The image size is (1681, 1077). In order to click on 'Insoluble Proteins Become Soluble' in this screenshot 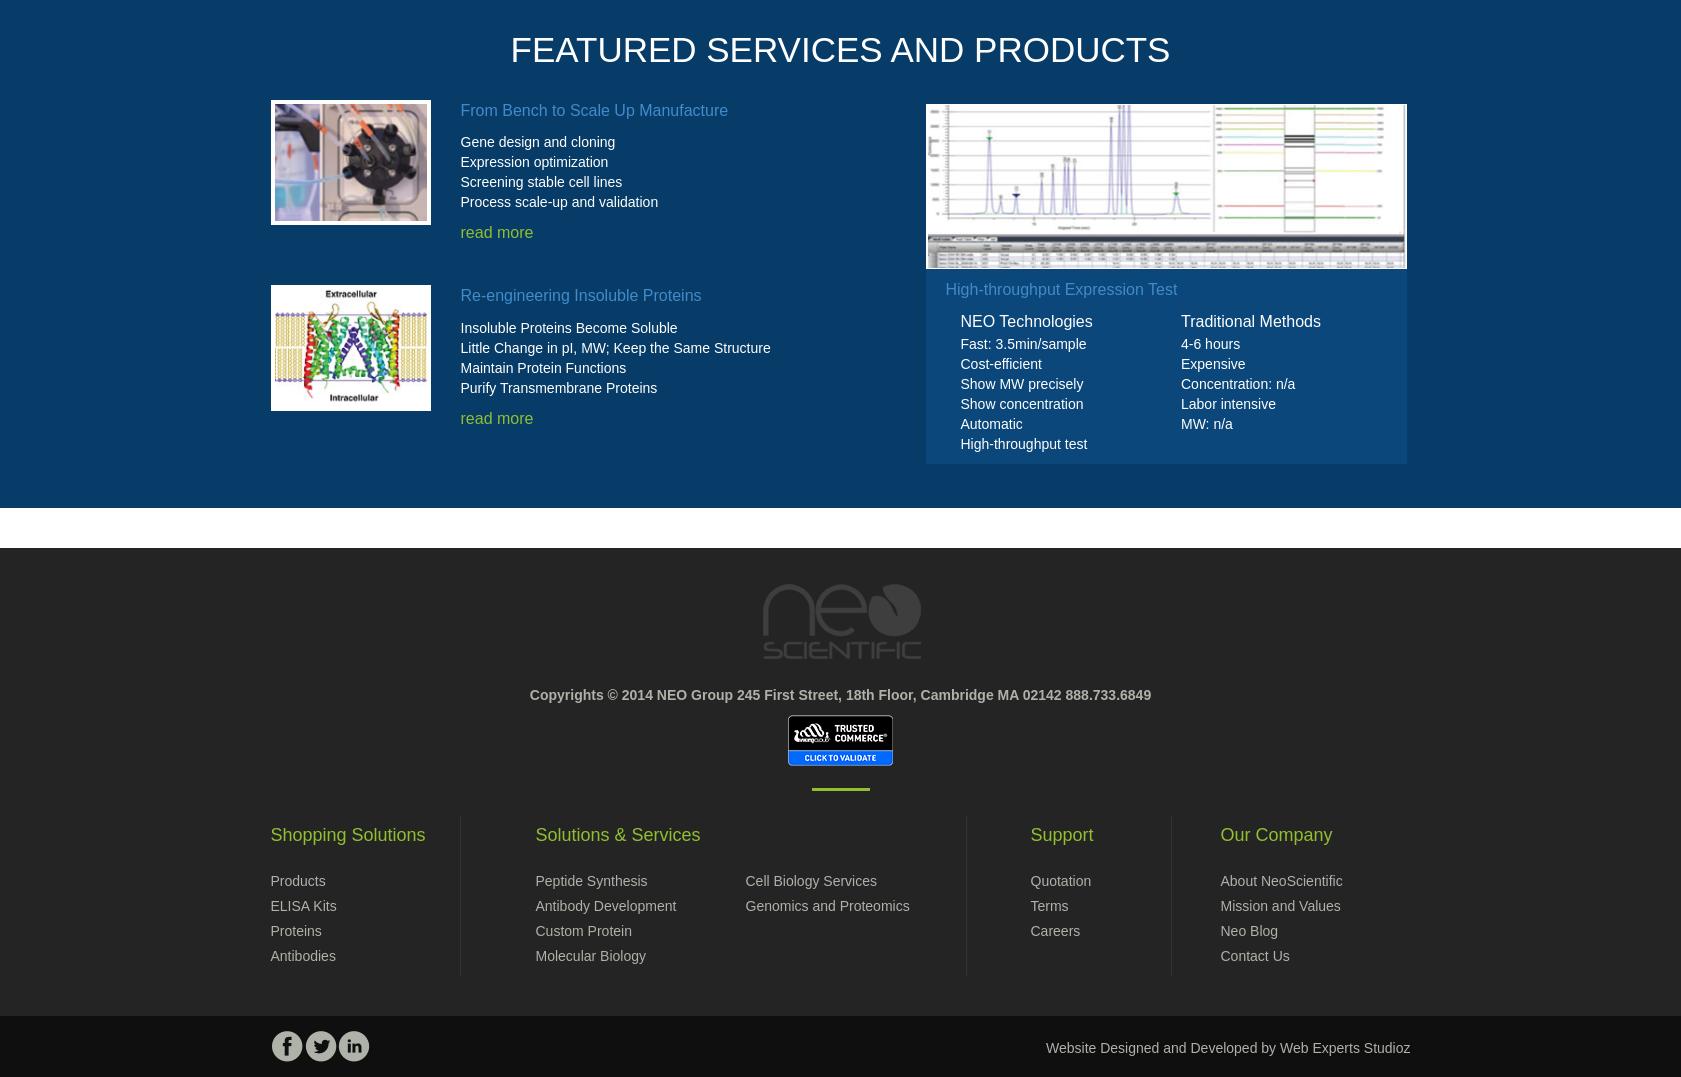, I will do `click(567, 327)`.